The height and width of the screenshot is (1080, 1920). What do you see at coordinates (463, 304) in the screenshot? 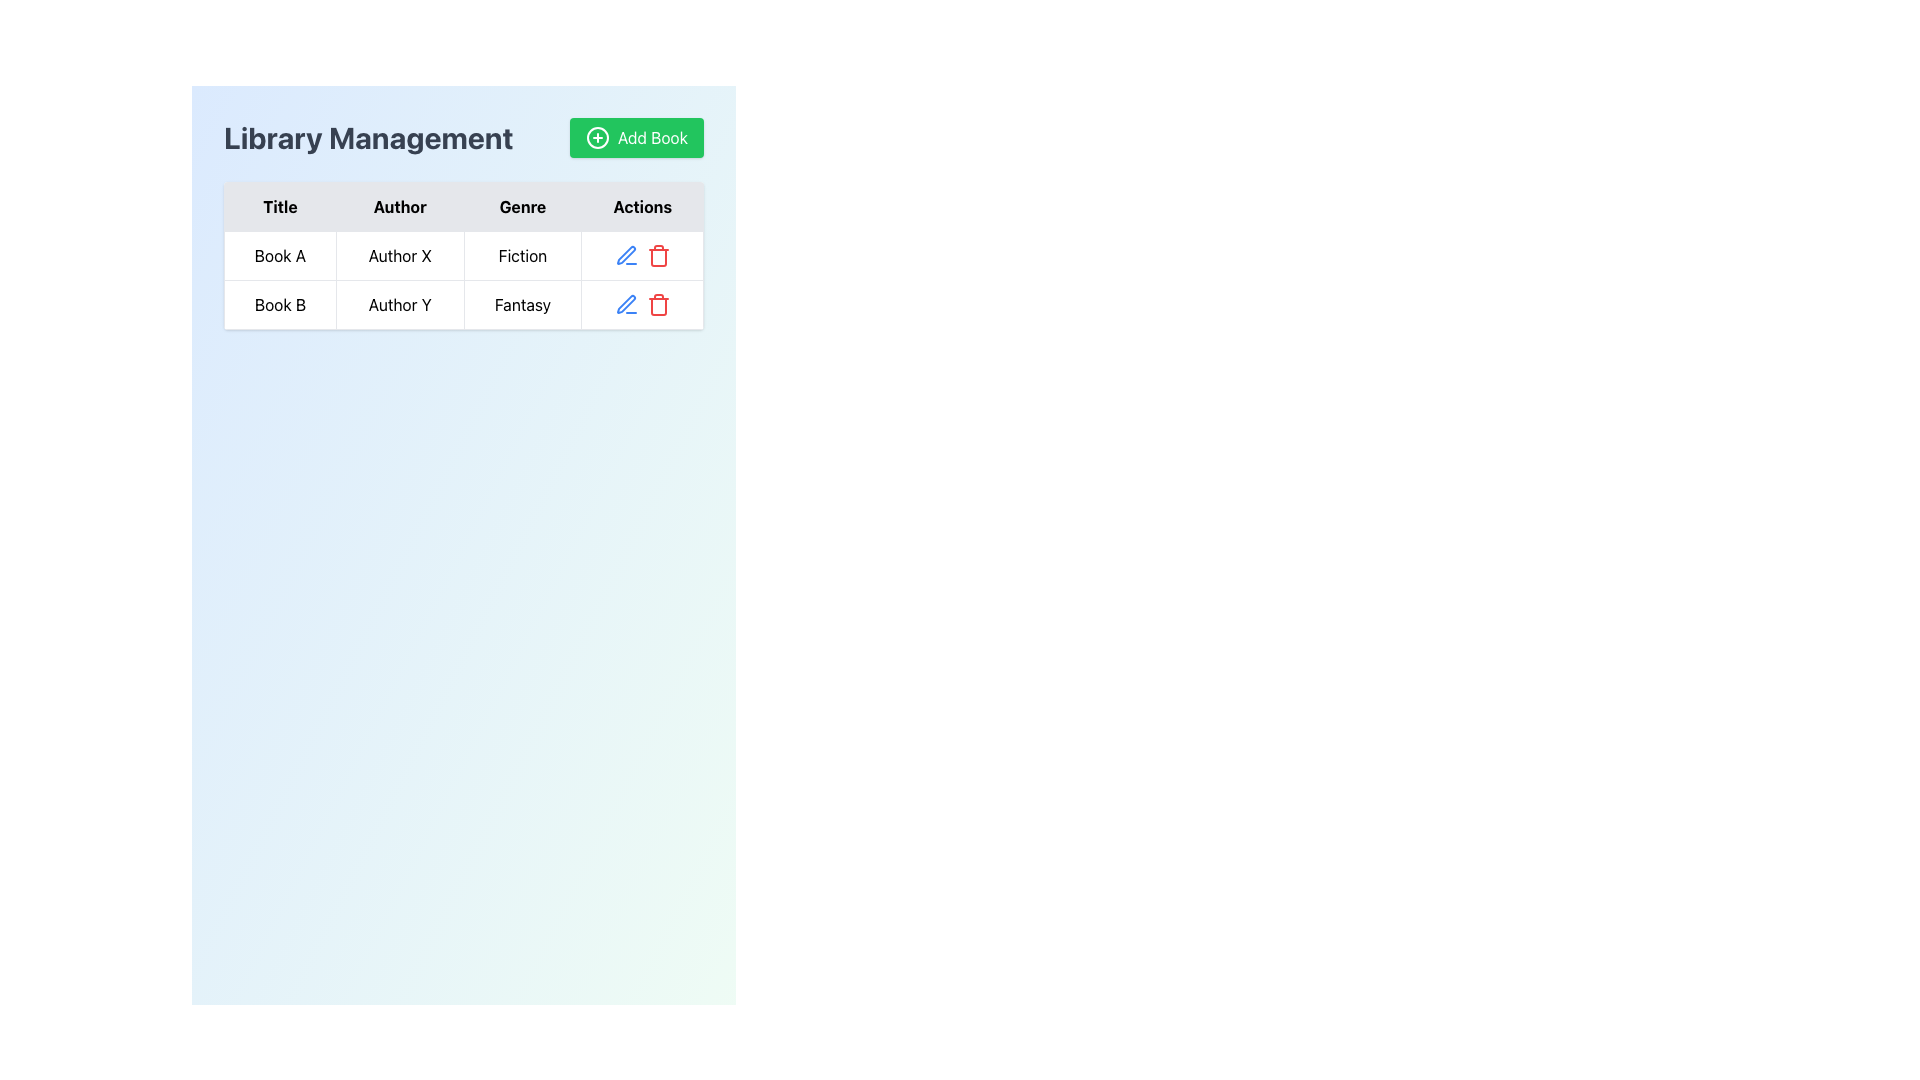
I see `the table row displaying information about 'Book B' by 'Author Y' in the 'Fantasy' genre, which is the second entry in the table` at bounding box center [463, 304].